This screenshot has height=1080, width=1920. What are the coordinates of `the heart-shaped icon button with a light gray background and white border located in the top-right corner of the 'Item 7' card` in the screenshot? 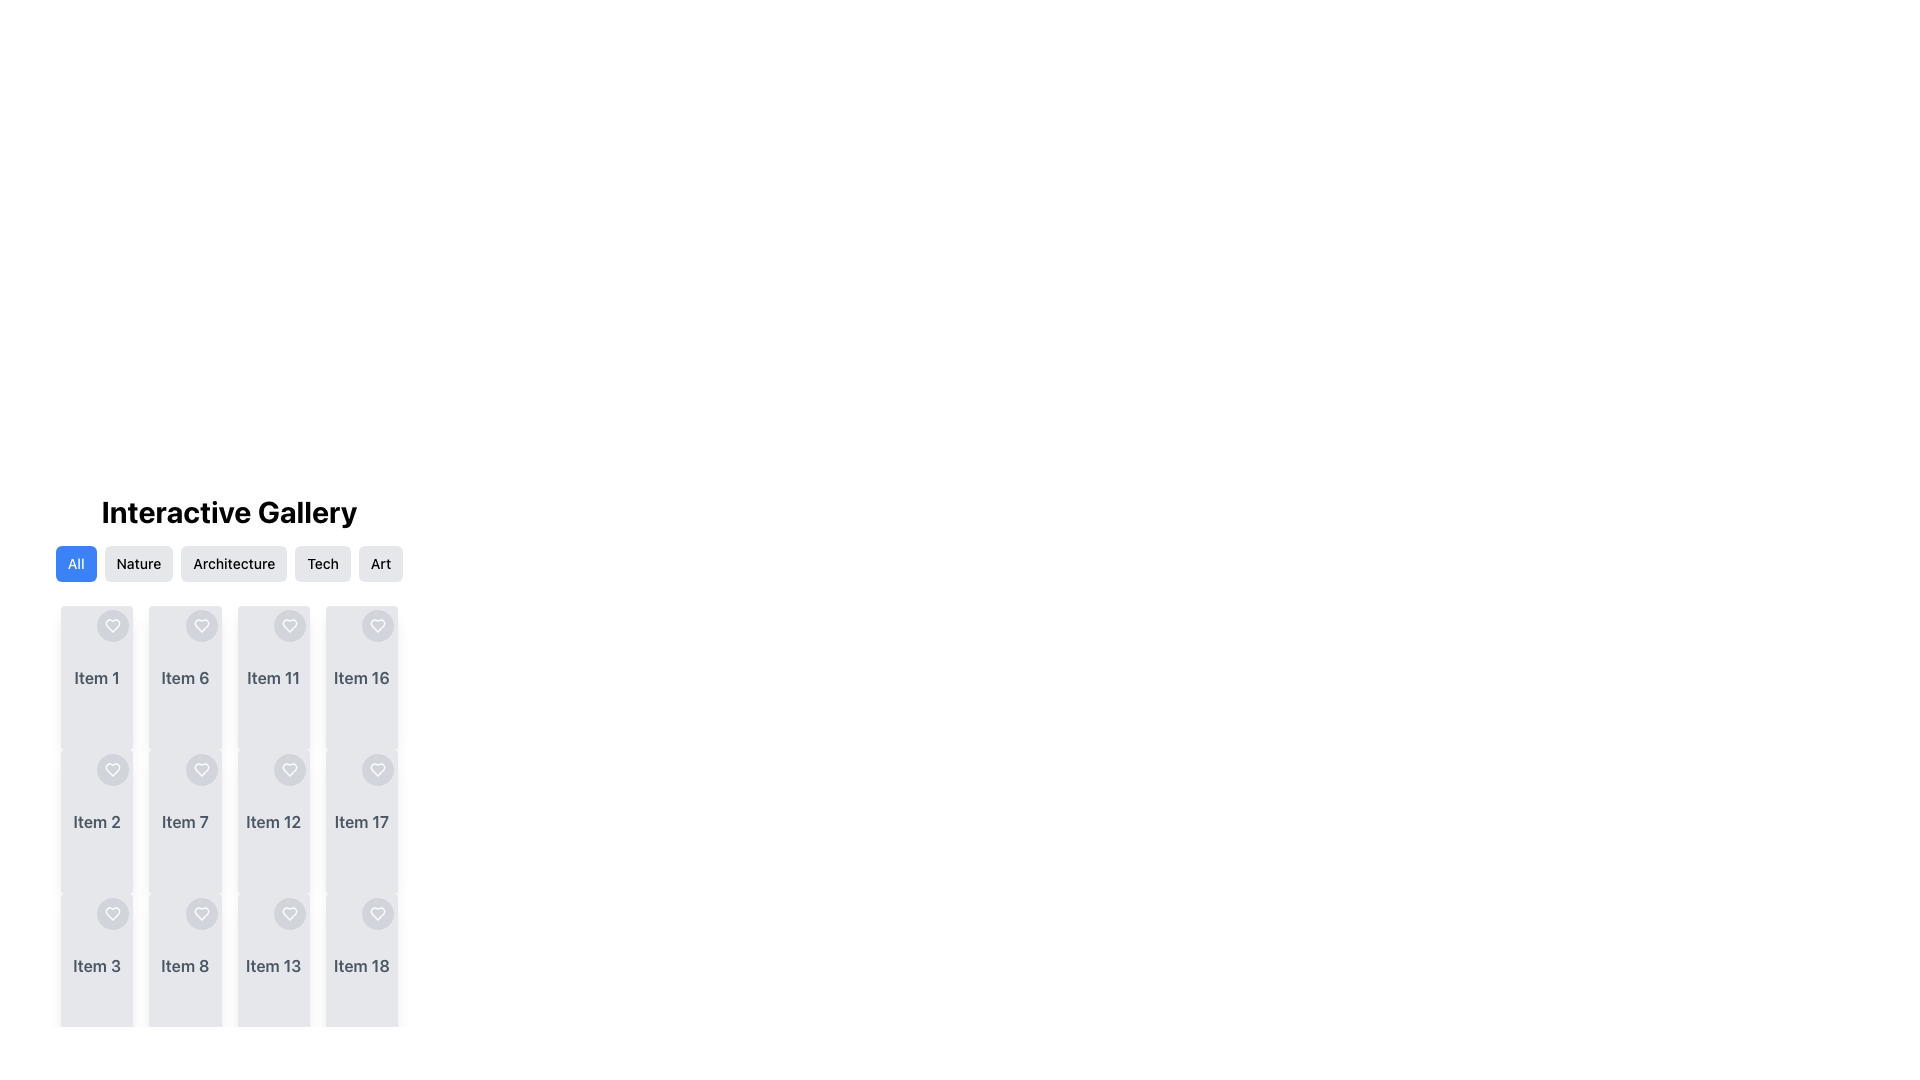 It's located at (201, 769).